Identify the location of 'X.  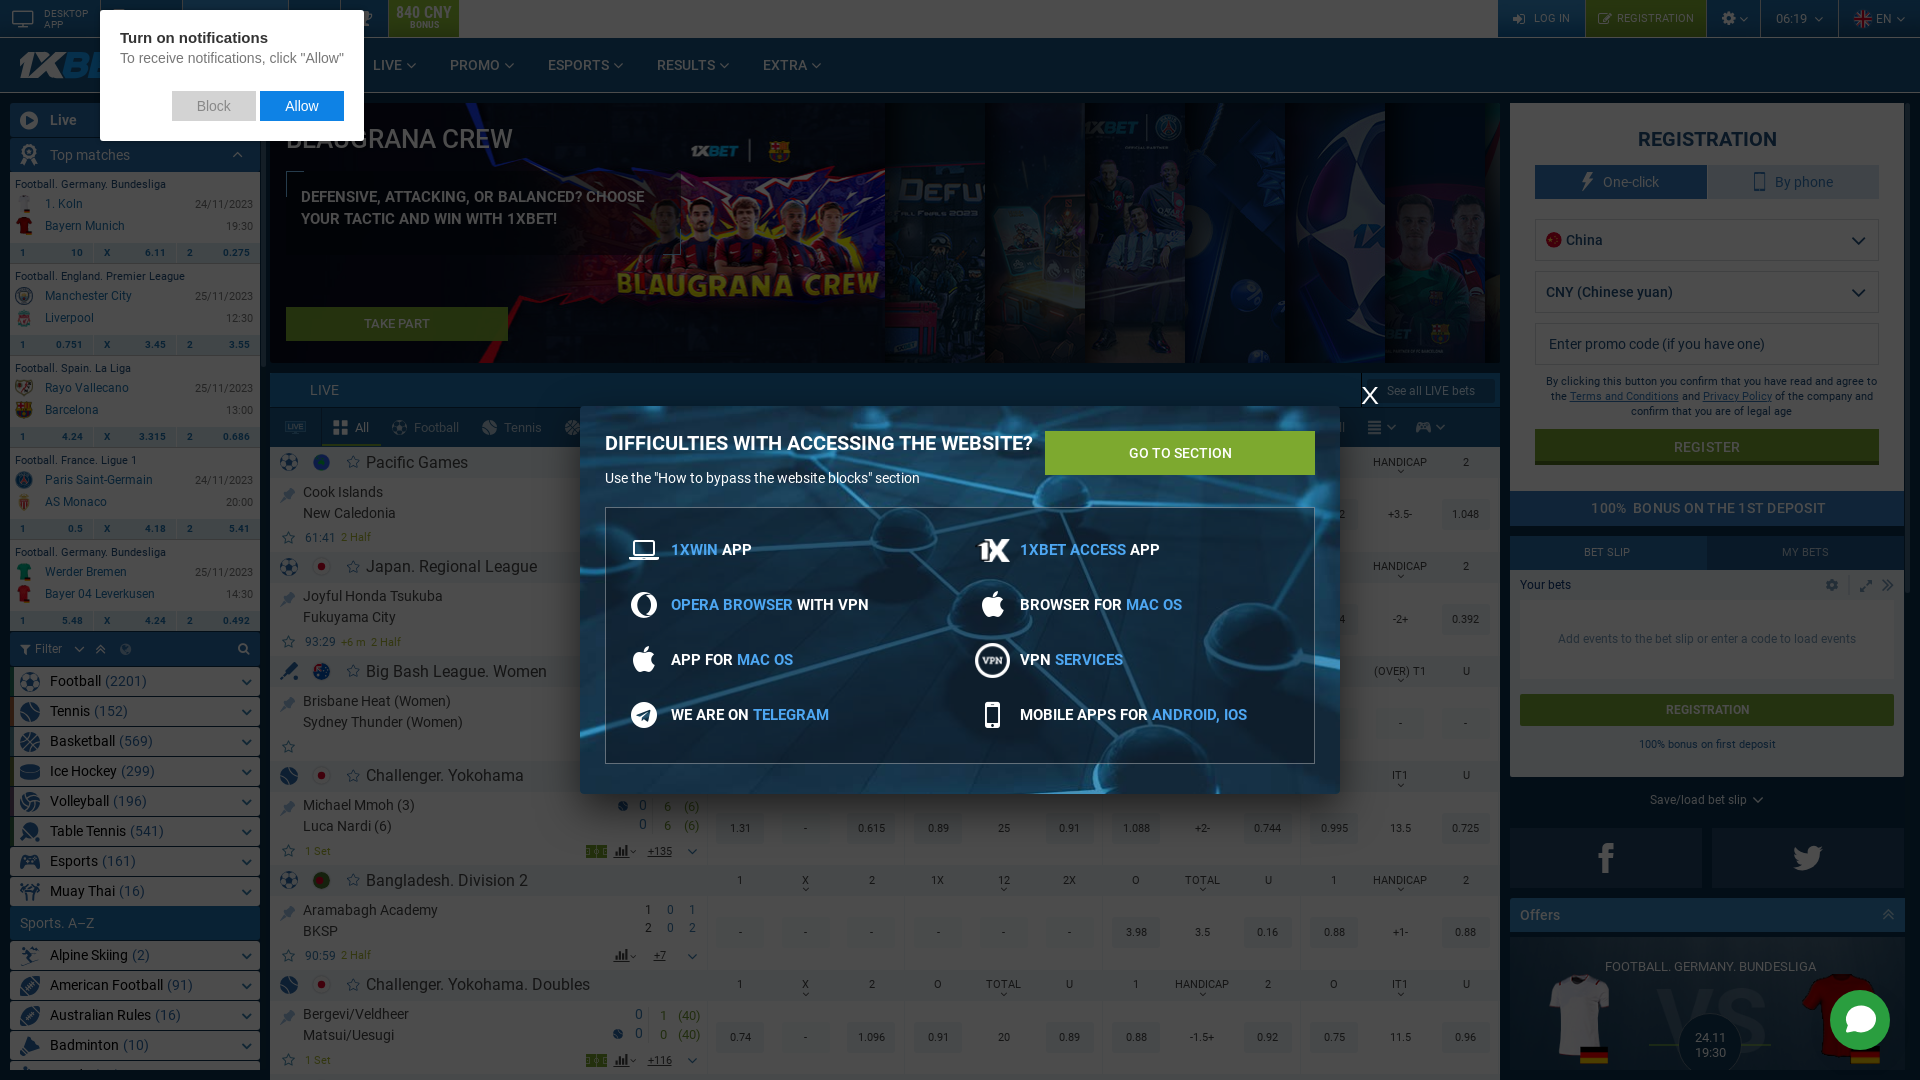
(93, 527).